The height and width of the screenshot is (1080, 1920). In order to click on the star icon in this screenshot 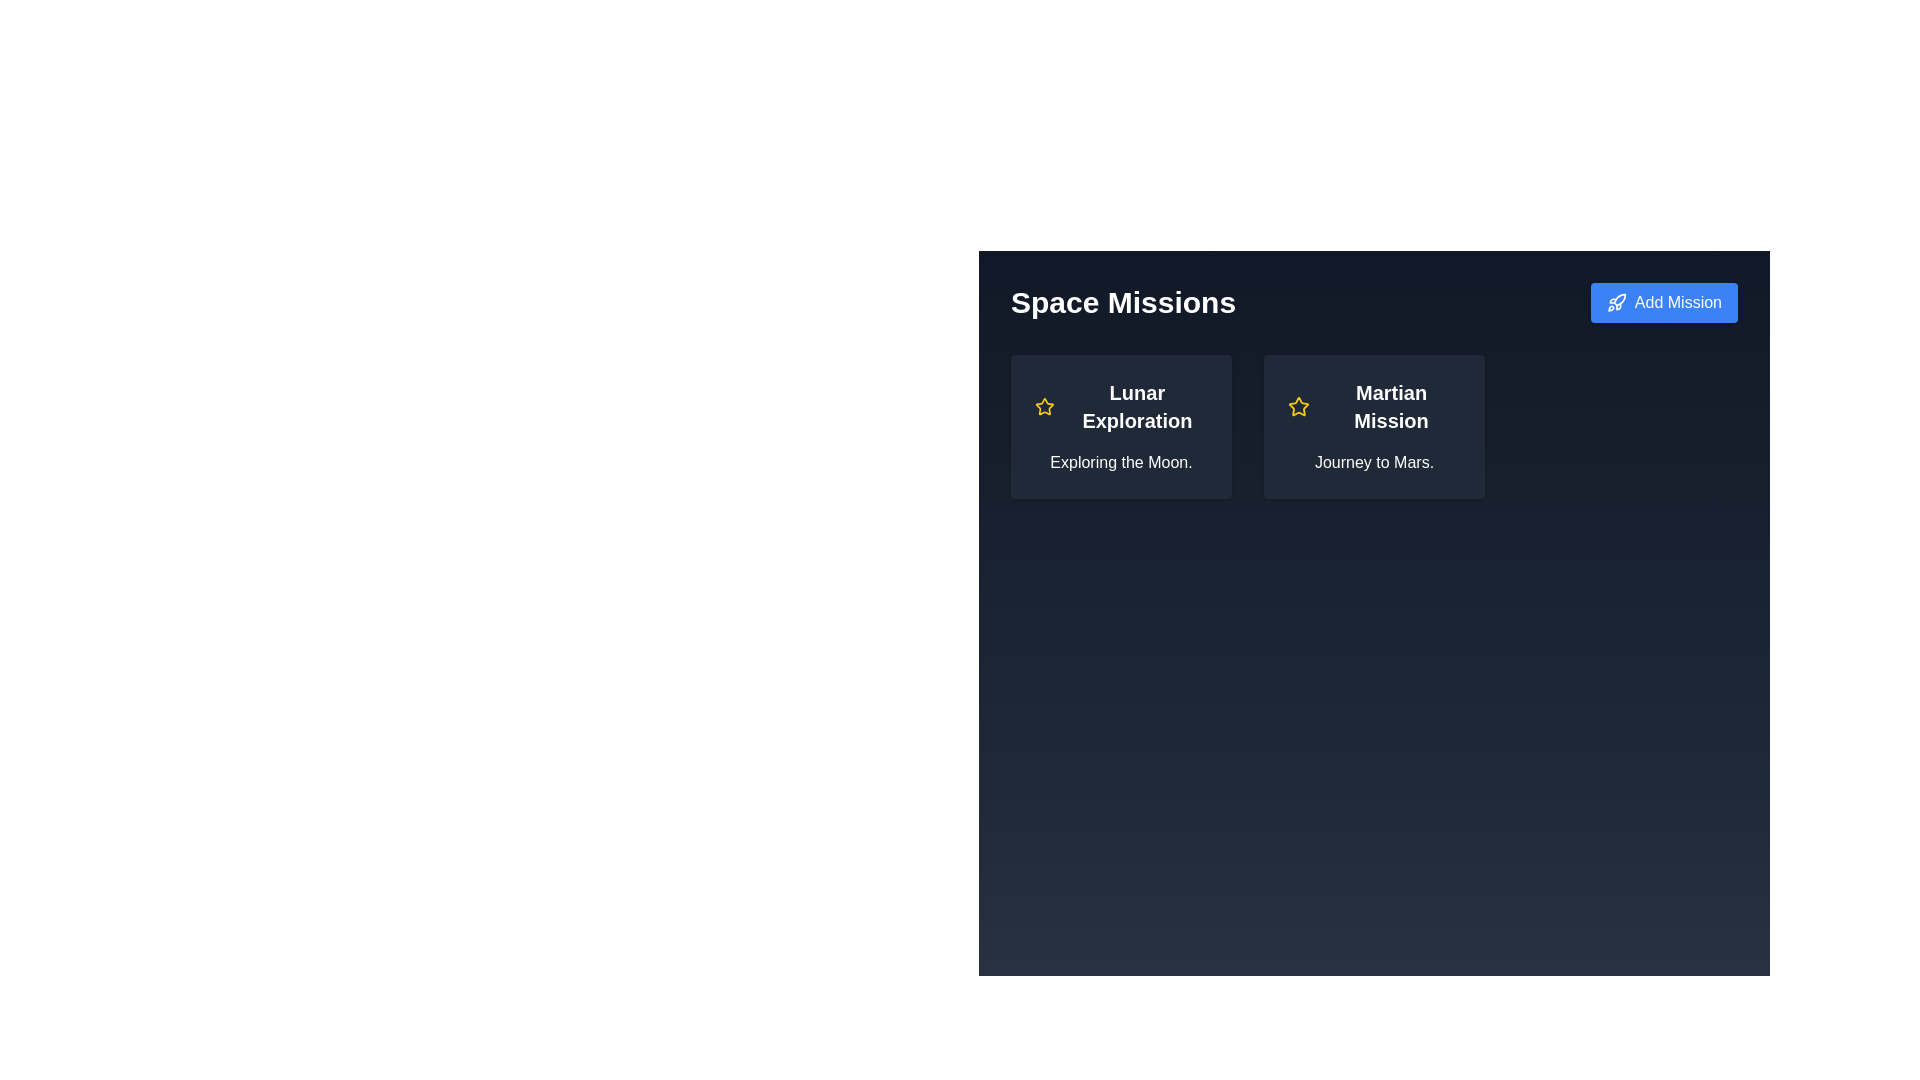, I will do `click(1299, 406)`.